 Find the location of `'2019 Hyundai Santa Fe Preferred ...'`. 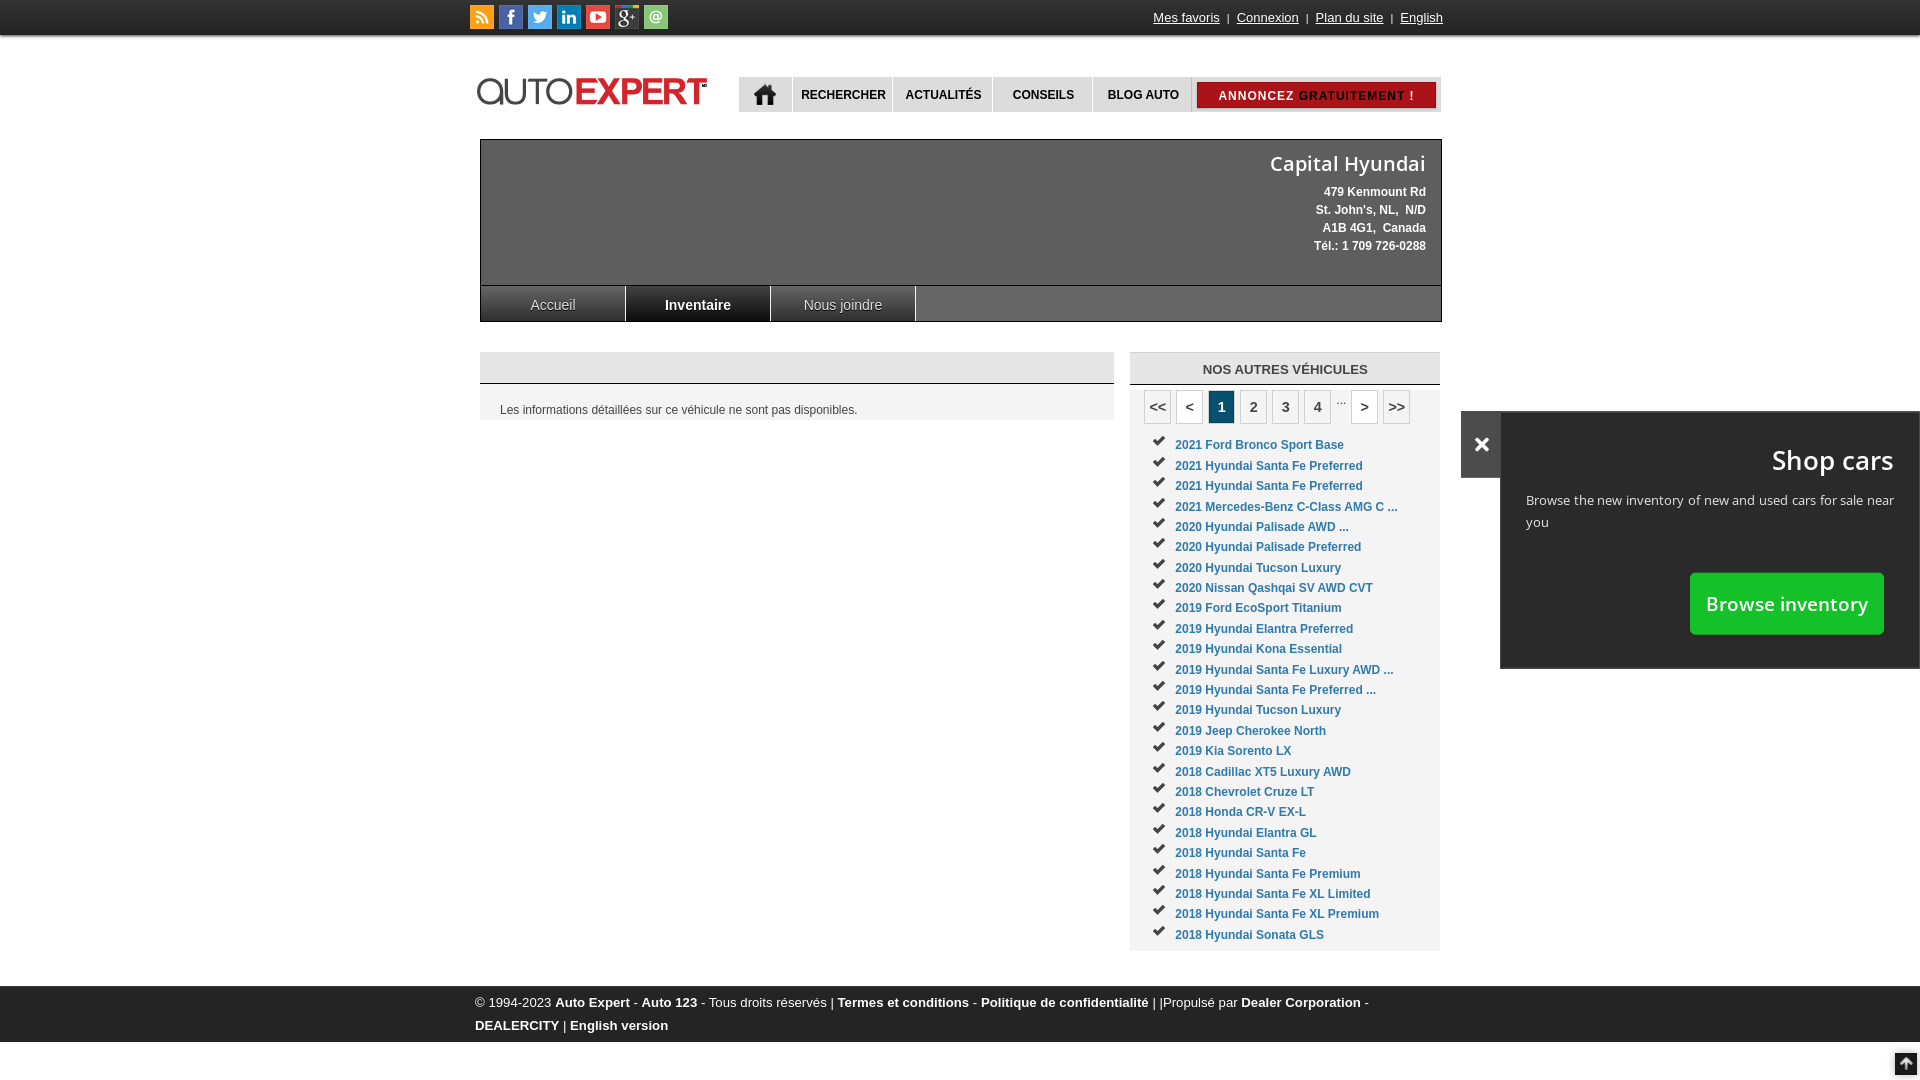

'2019 Hyundai Santa Fe Preferred ...' is located at coordinates (1274, 689).